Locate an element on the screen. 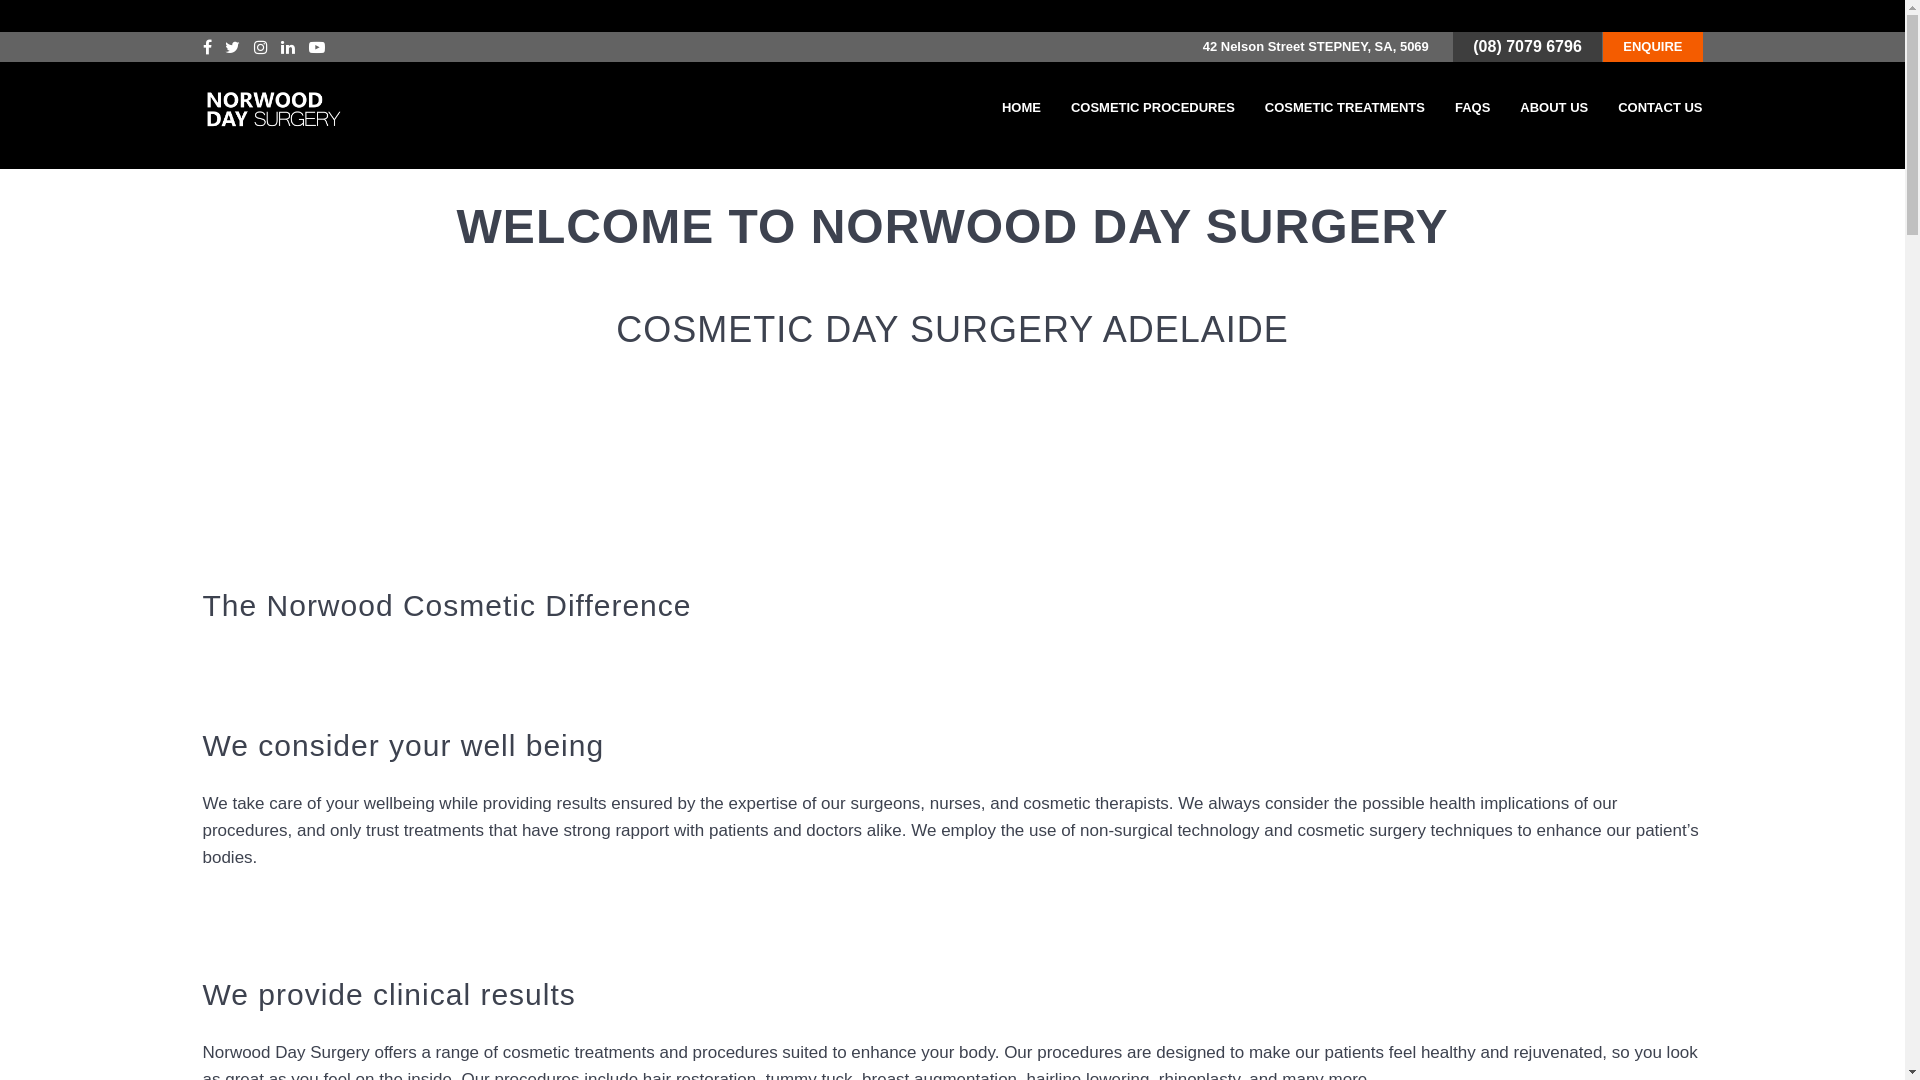 The height and width of the screenshot is (1080, 1920). '(08) 7079 6796' is located at coordinates (1473, 45).